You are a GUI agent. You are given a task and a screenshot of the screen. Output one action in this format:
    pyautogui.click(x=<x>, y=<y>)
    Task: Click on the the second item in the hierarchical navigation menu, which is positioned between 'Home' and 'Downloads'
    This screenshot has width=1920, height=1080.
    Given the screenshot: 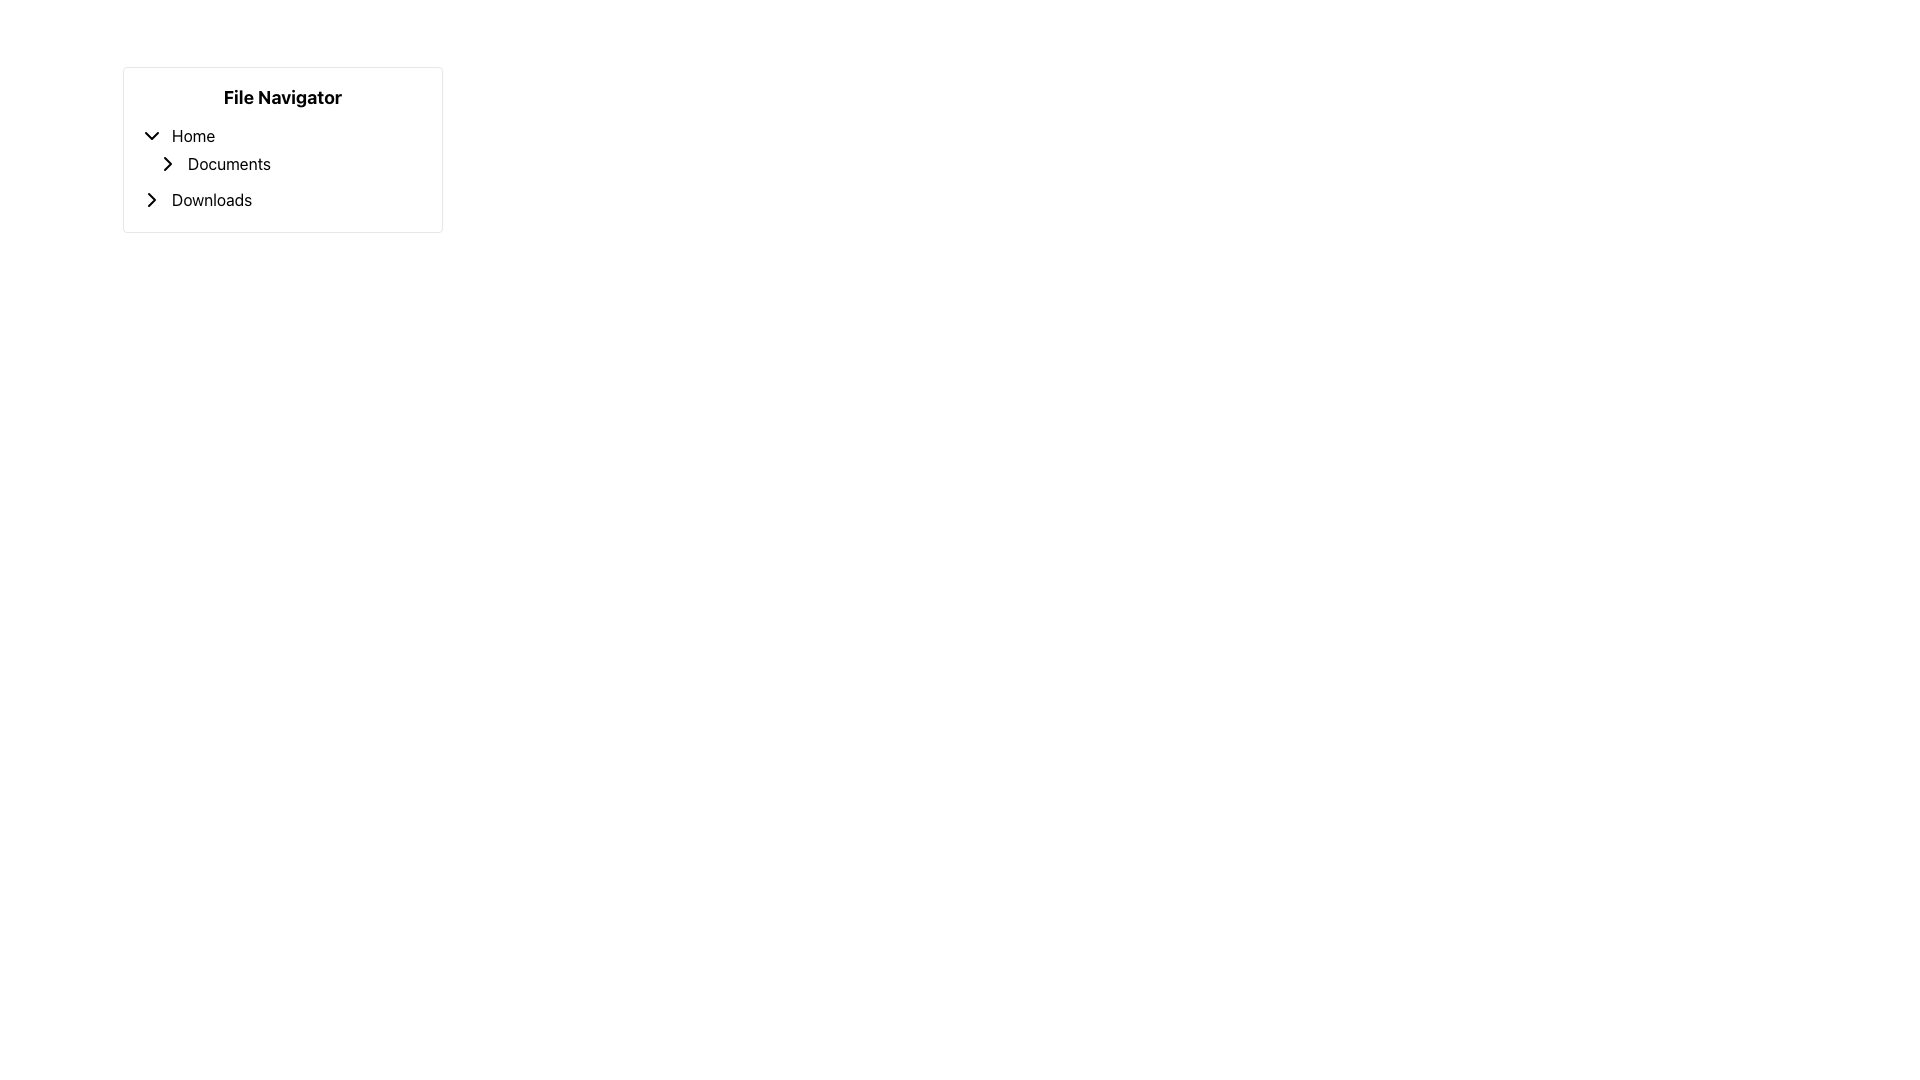 What is the action you would take?
    pyautogui.click(x=282, y=150)
    